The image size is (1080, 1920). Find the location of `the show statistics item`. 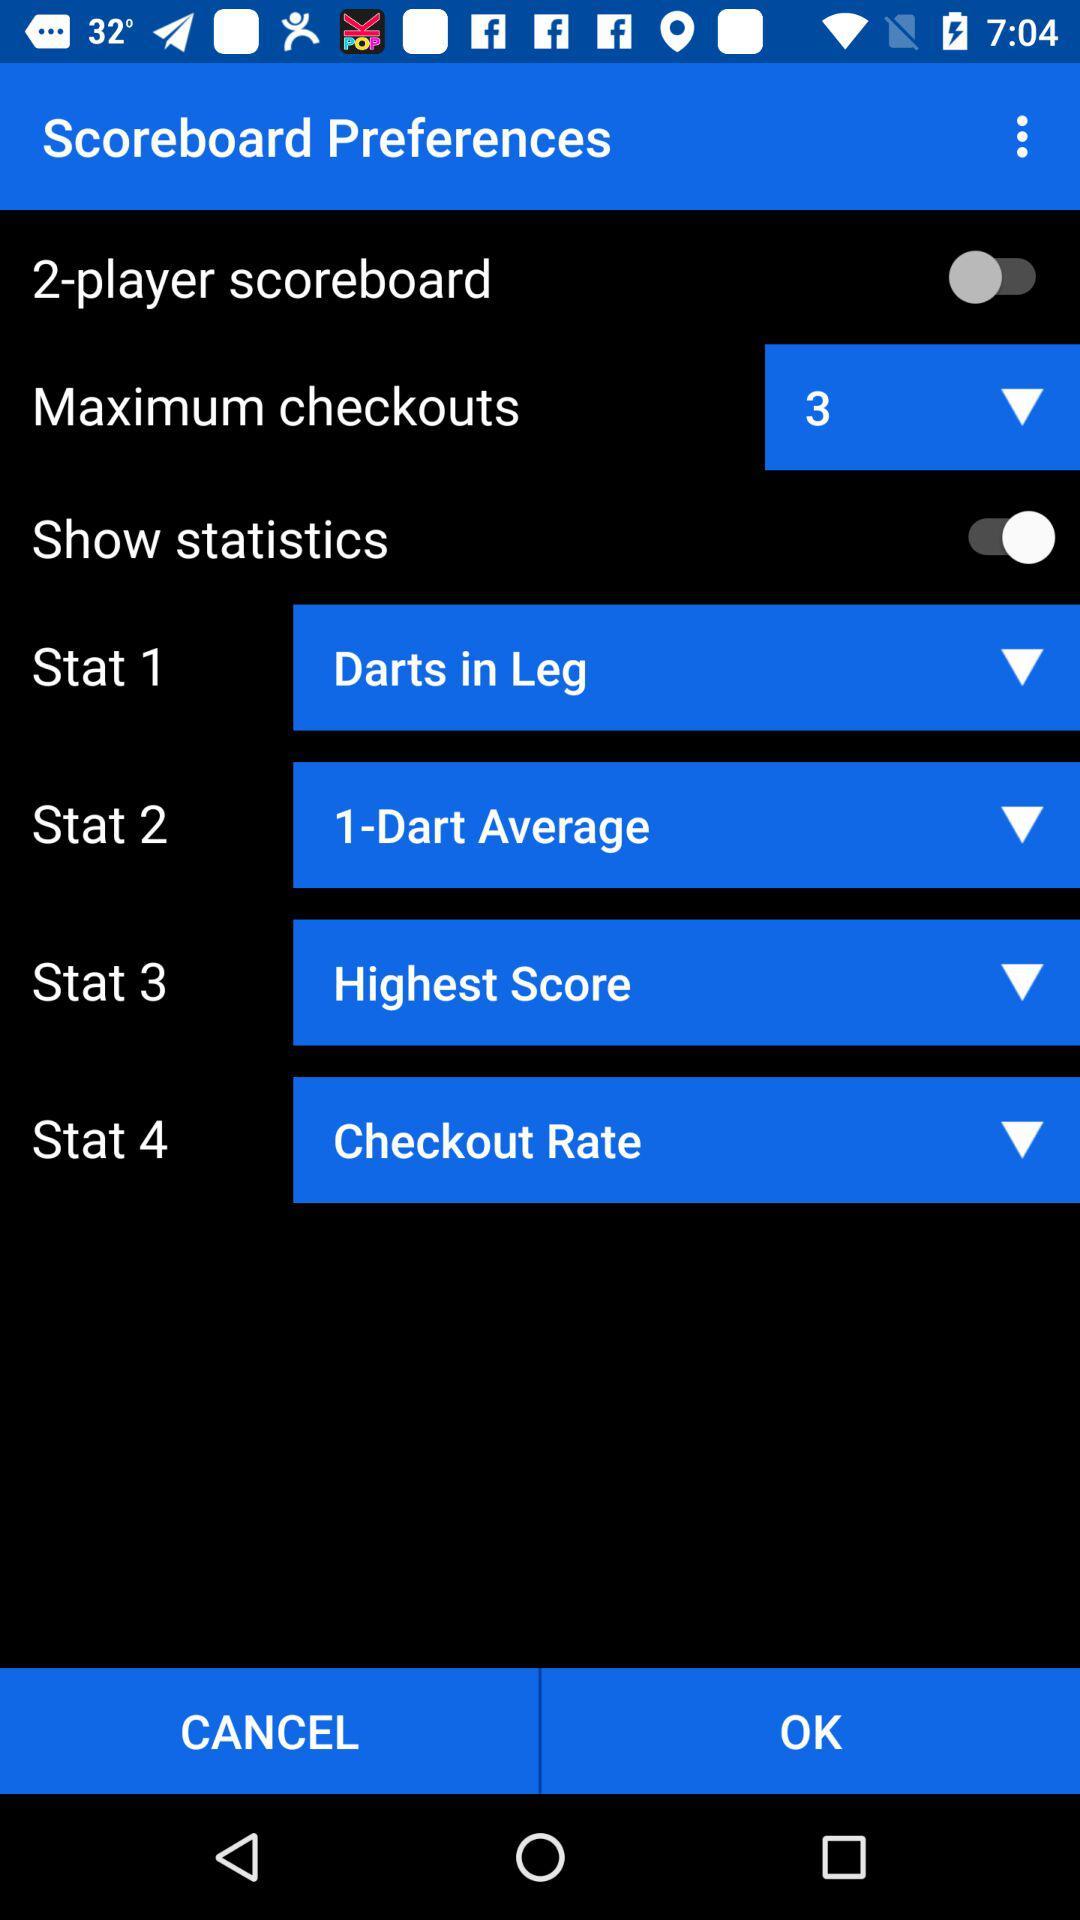

the show statistics item is located at coordinates (555, 537).